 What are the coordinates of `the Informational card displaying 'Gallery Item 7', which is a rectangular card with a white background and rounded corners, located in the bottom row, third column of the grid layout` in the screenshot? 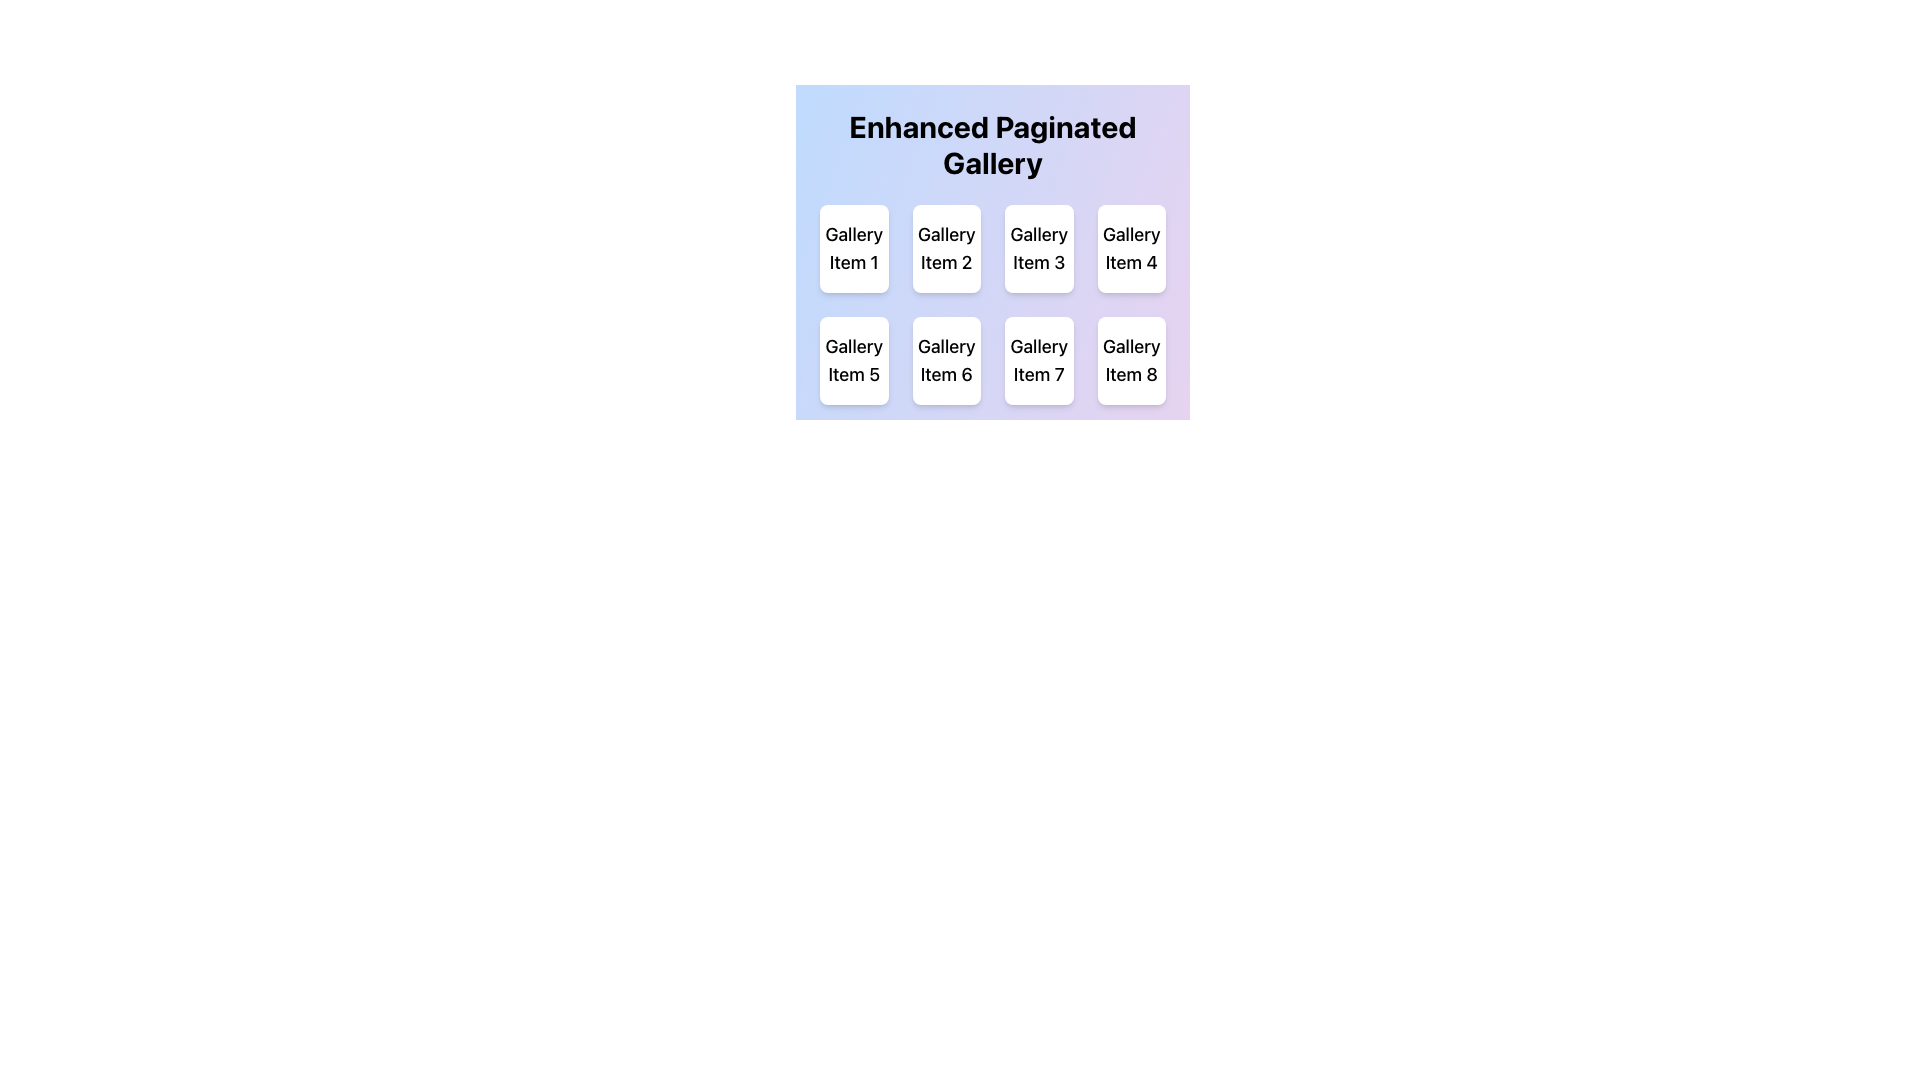 It's located at (1039, 361).